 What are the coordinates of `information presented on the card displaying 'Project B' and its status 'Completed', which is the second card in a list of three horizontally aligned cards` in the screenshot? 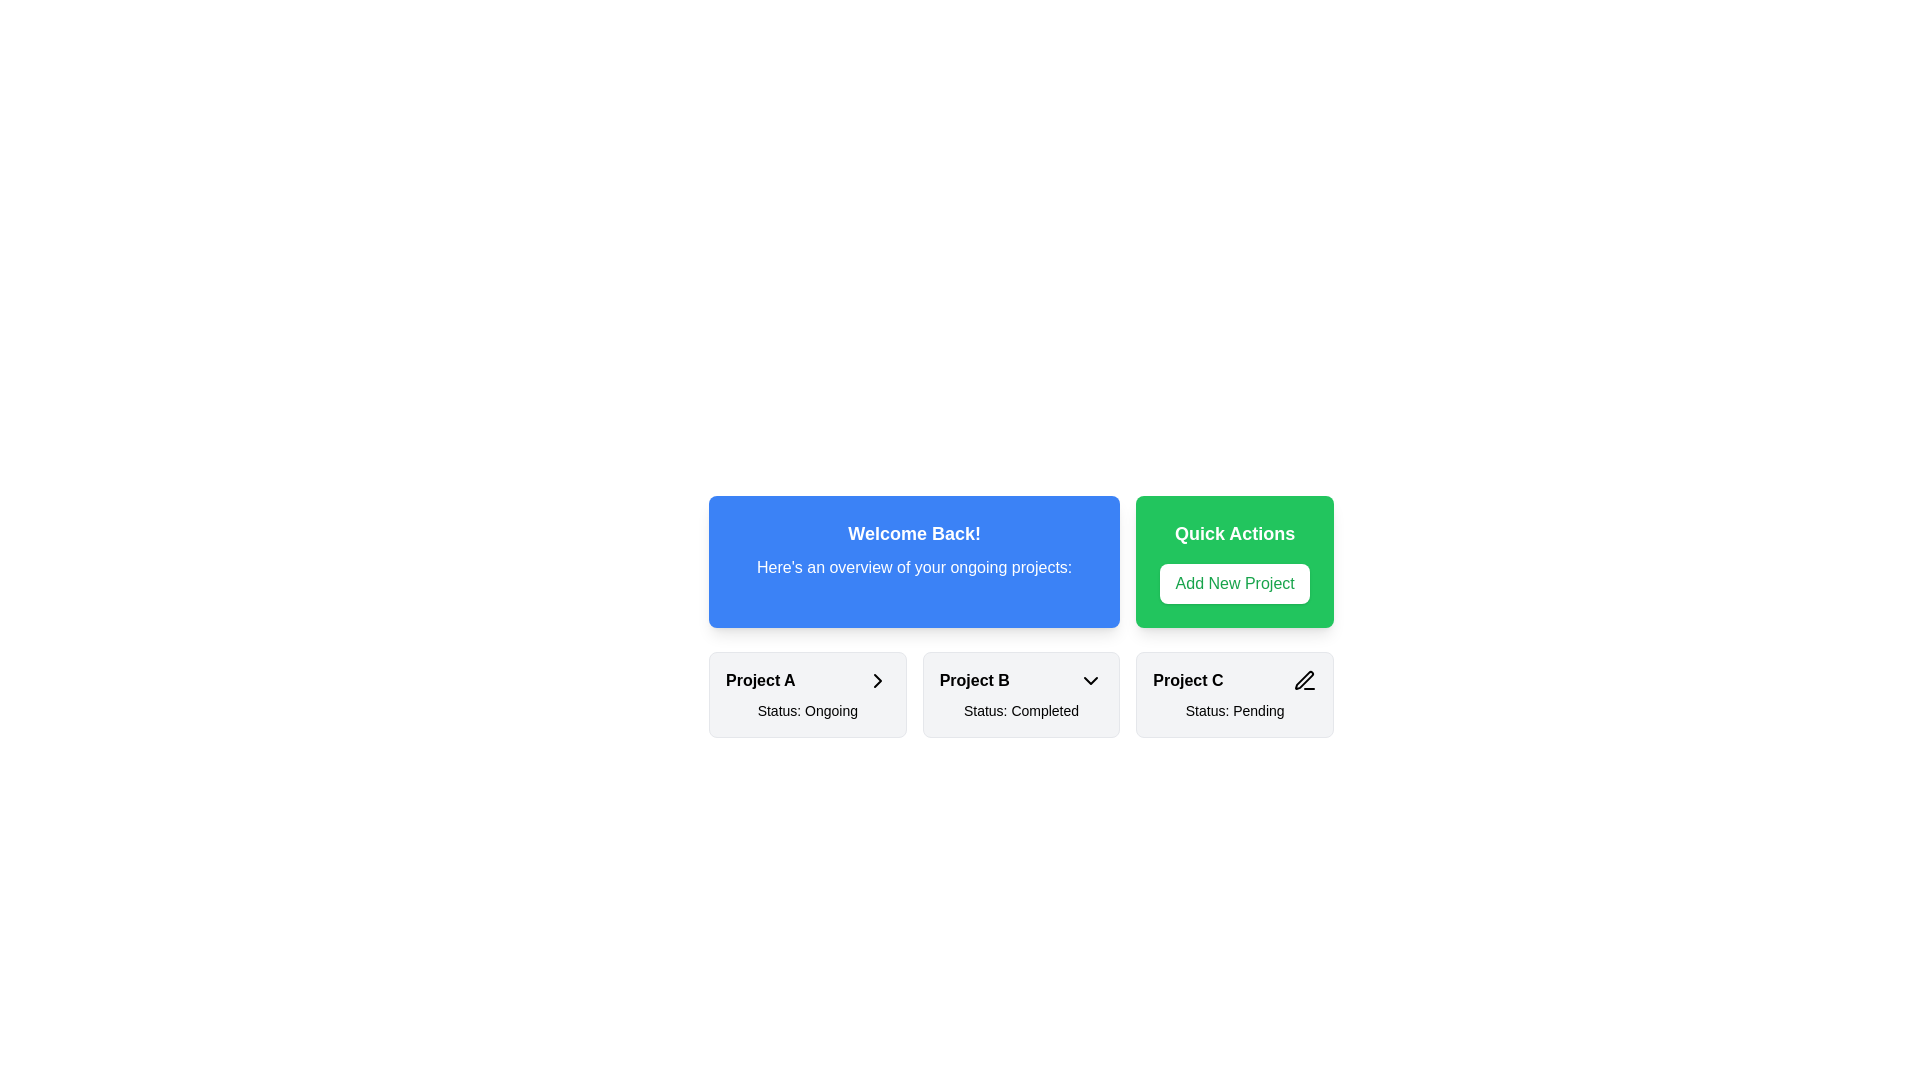 It's located at (1021, 693).